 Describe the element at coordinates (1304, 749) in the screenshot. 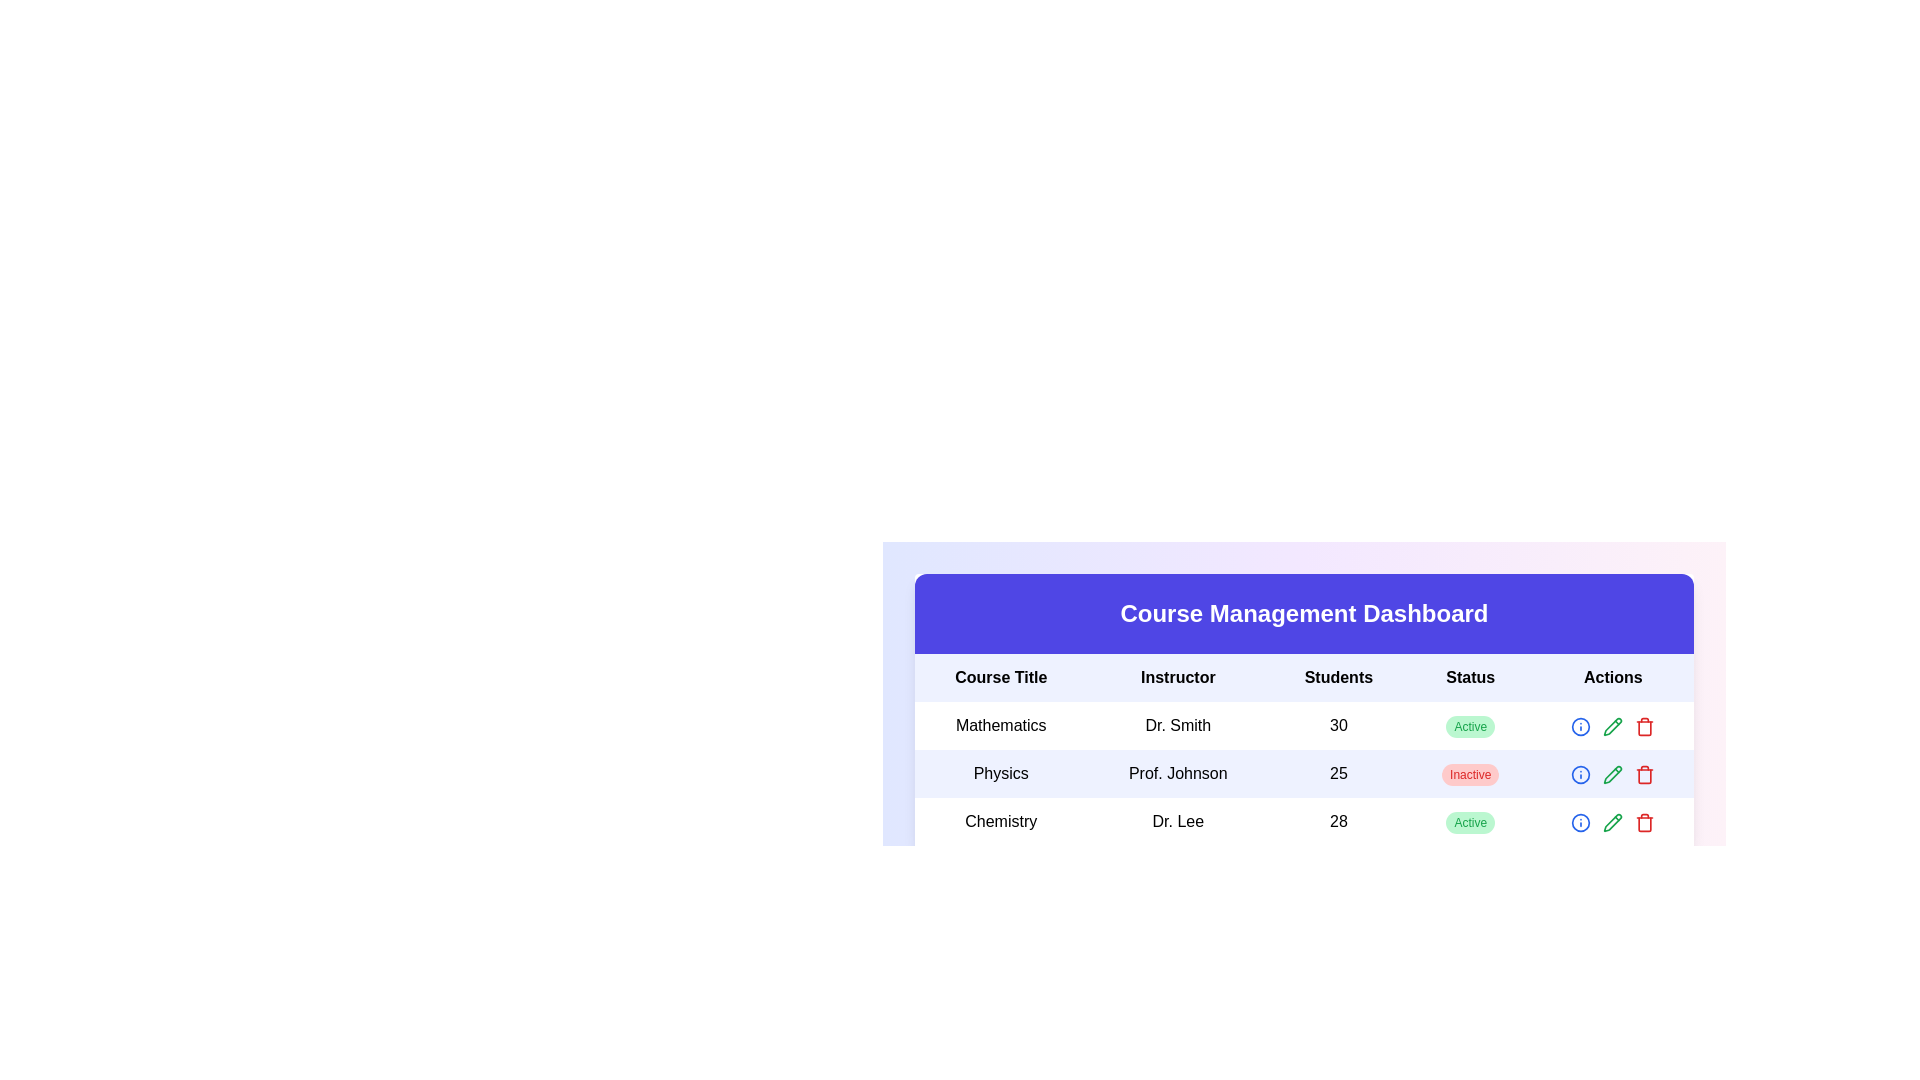

I see `on the table cell displaying the number of students enrolled in the 'Physics' course located in the second row under the 'Students' column of the Course Management Dashboard` at that location.